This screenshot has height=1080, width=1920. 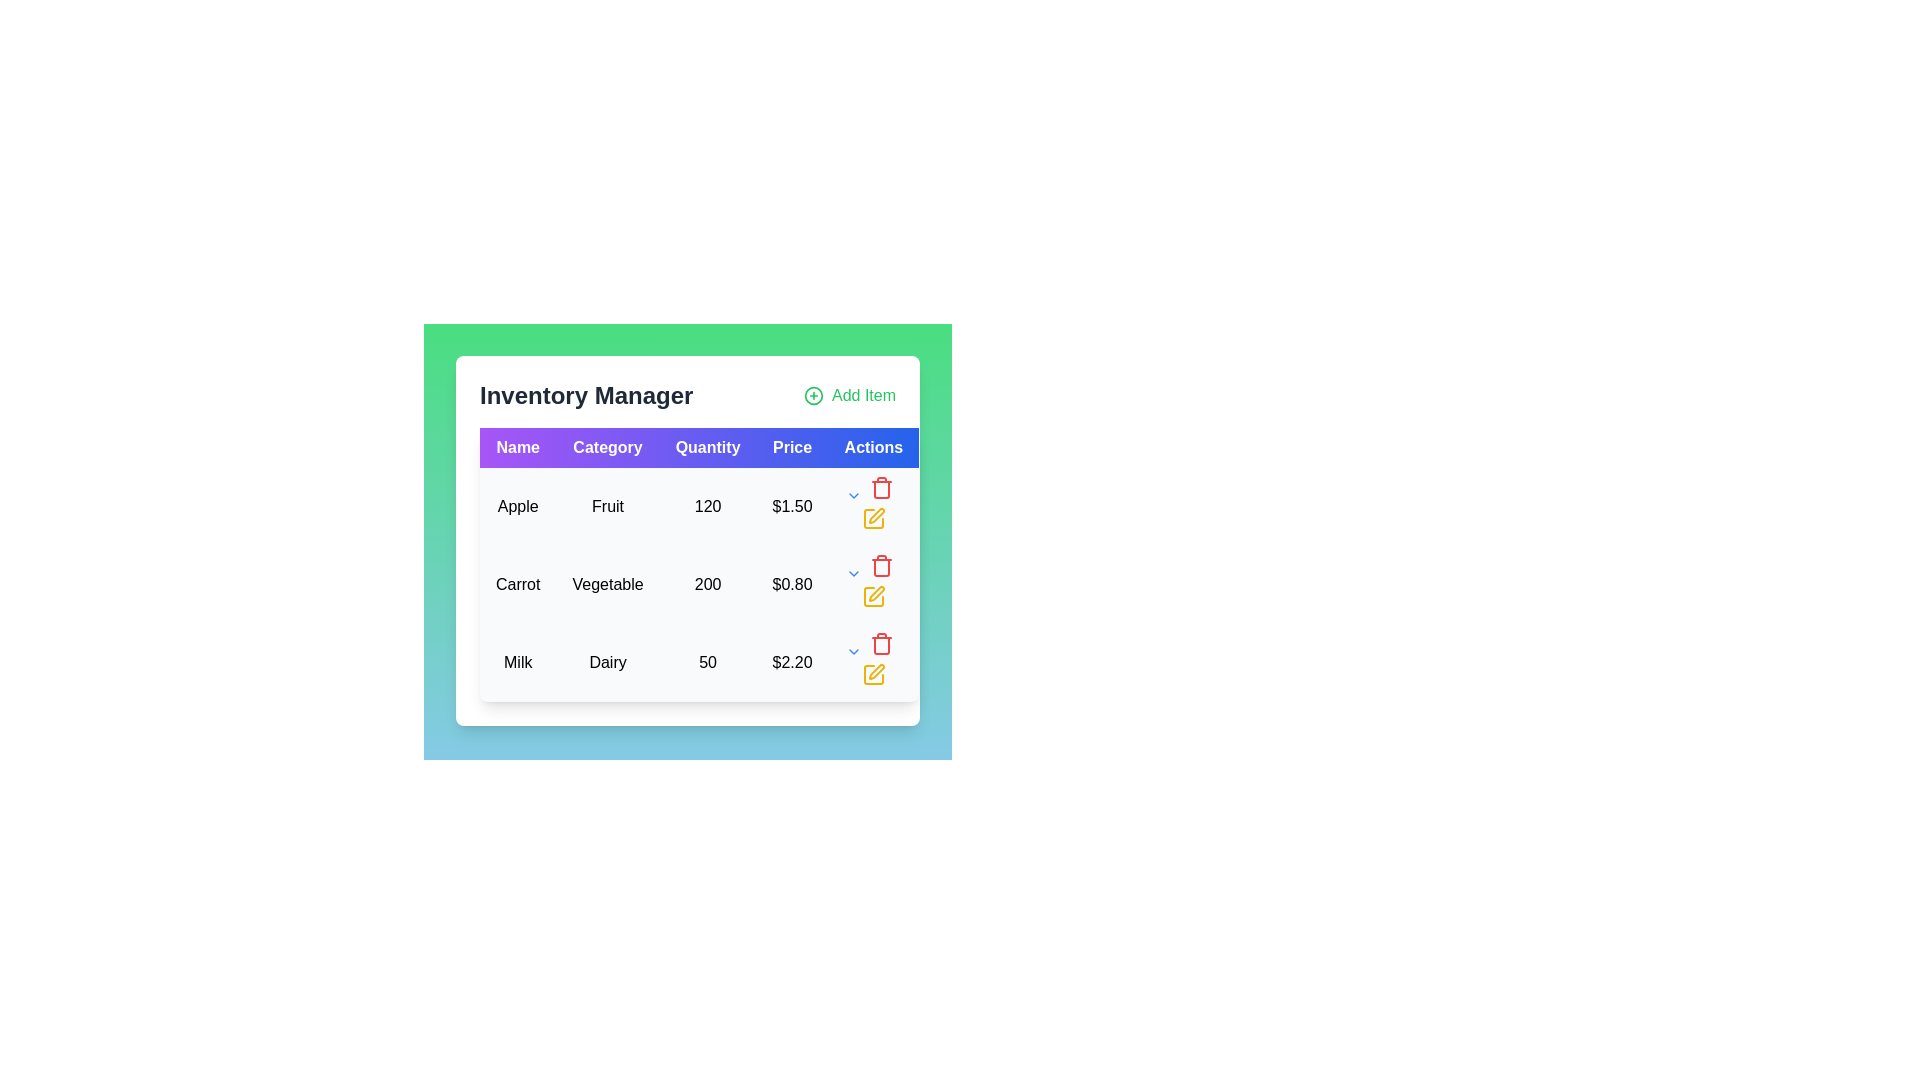 I want to click on the Text label indicating the category of the item 'Milk' in the second row of the table under the 'Category' column, so click(x=607, y=663).